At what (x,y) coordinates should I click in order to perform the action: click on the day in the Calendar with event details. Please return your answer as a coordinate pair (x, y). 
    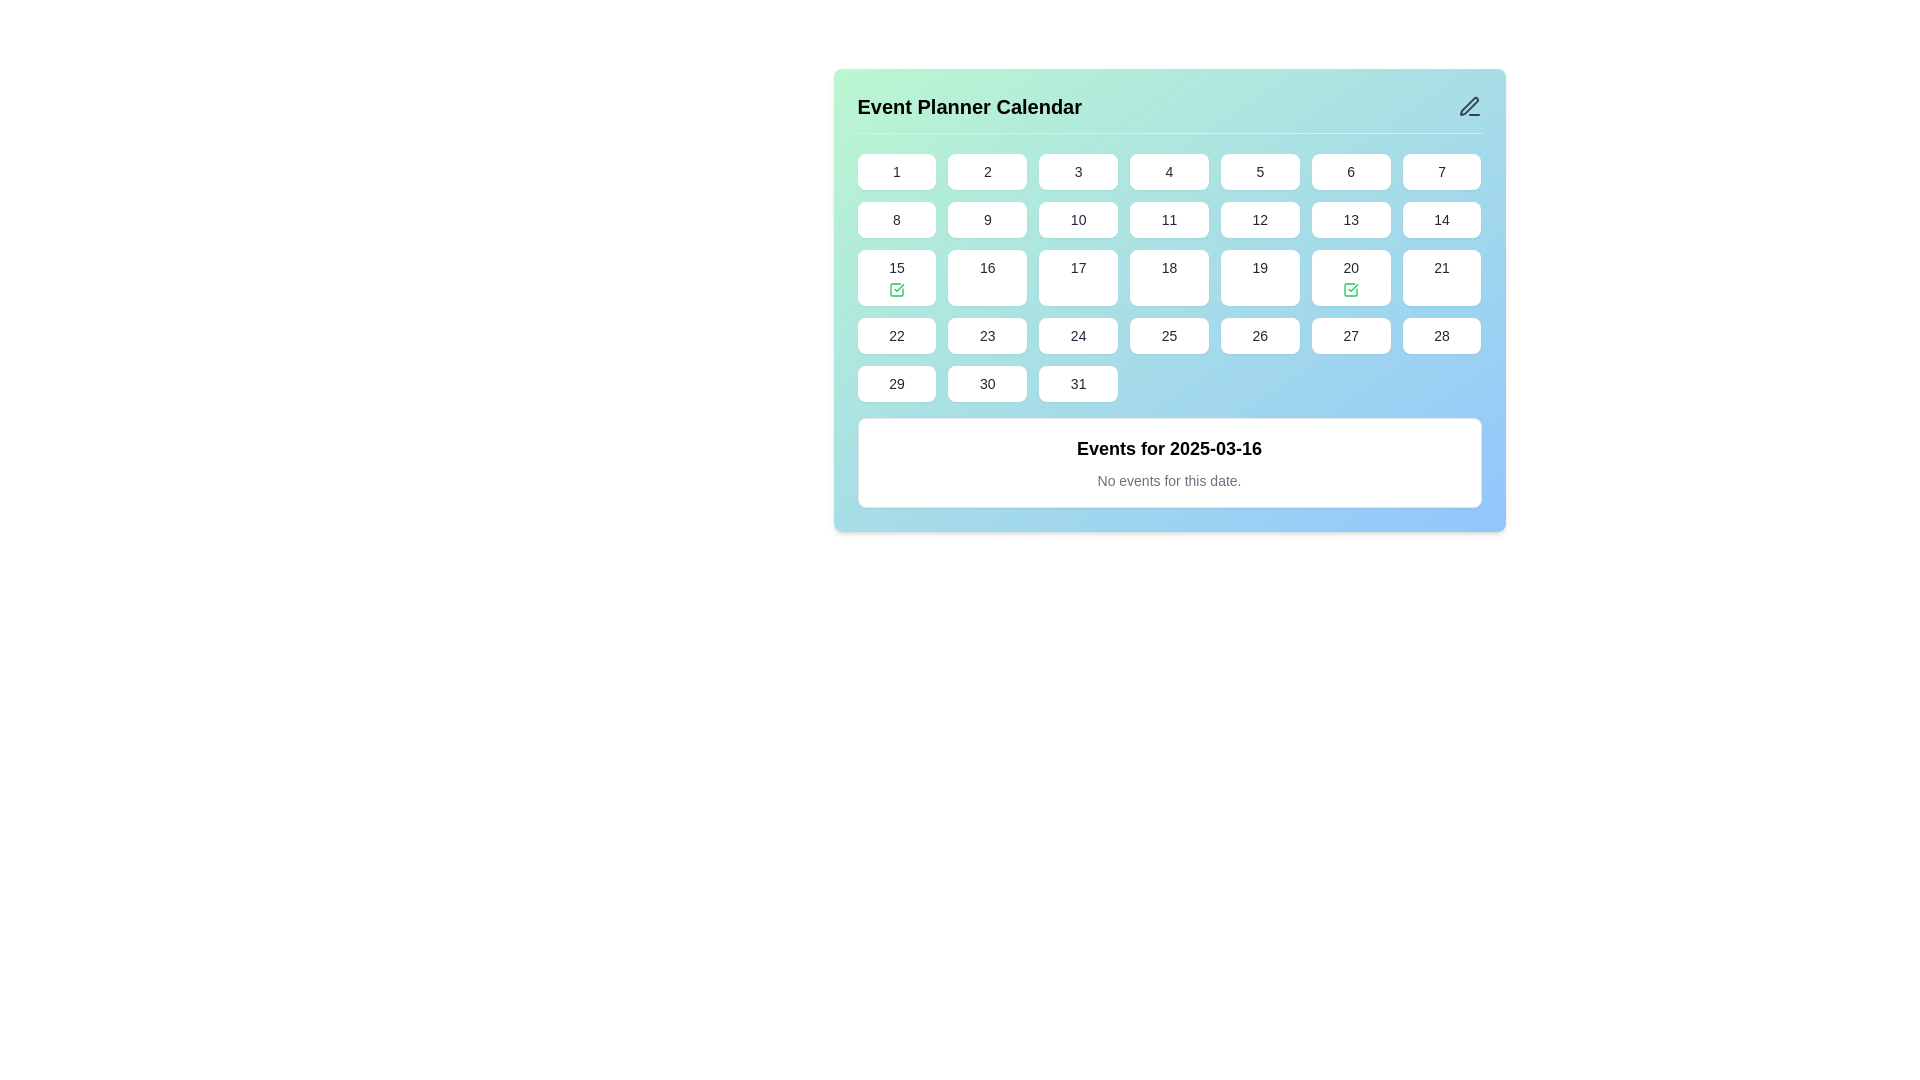
    Looking at the image, I should click on (1169, 300).